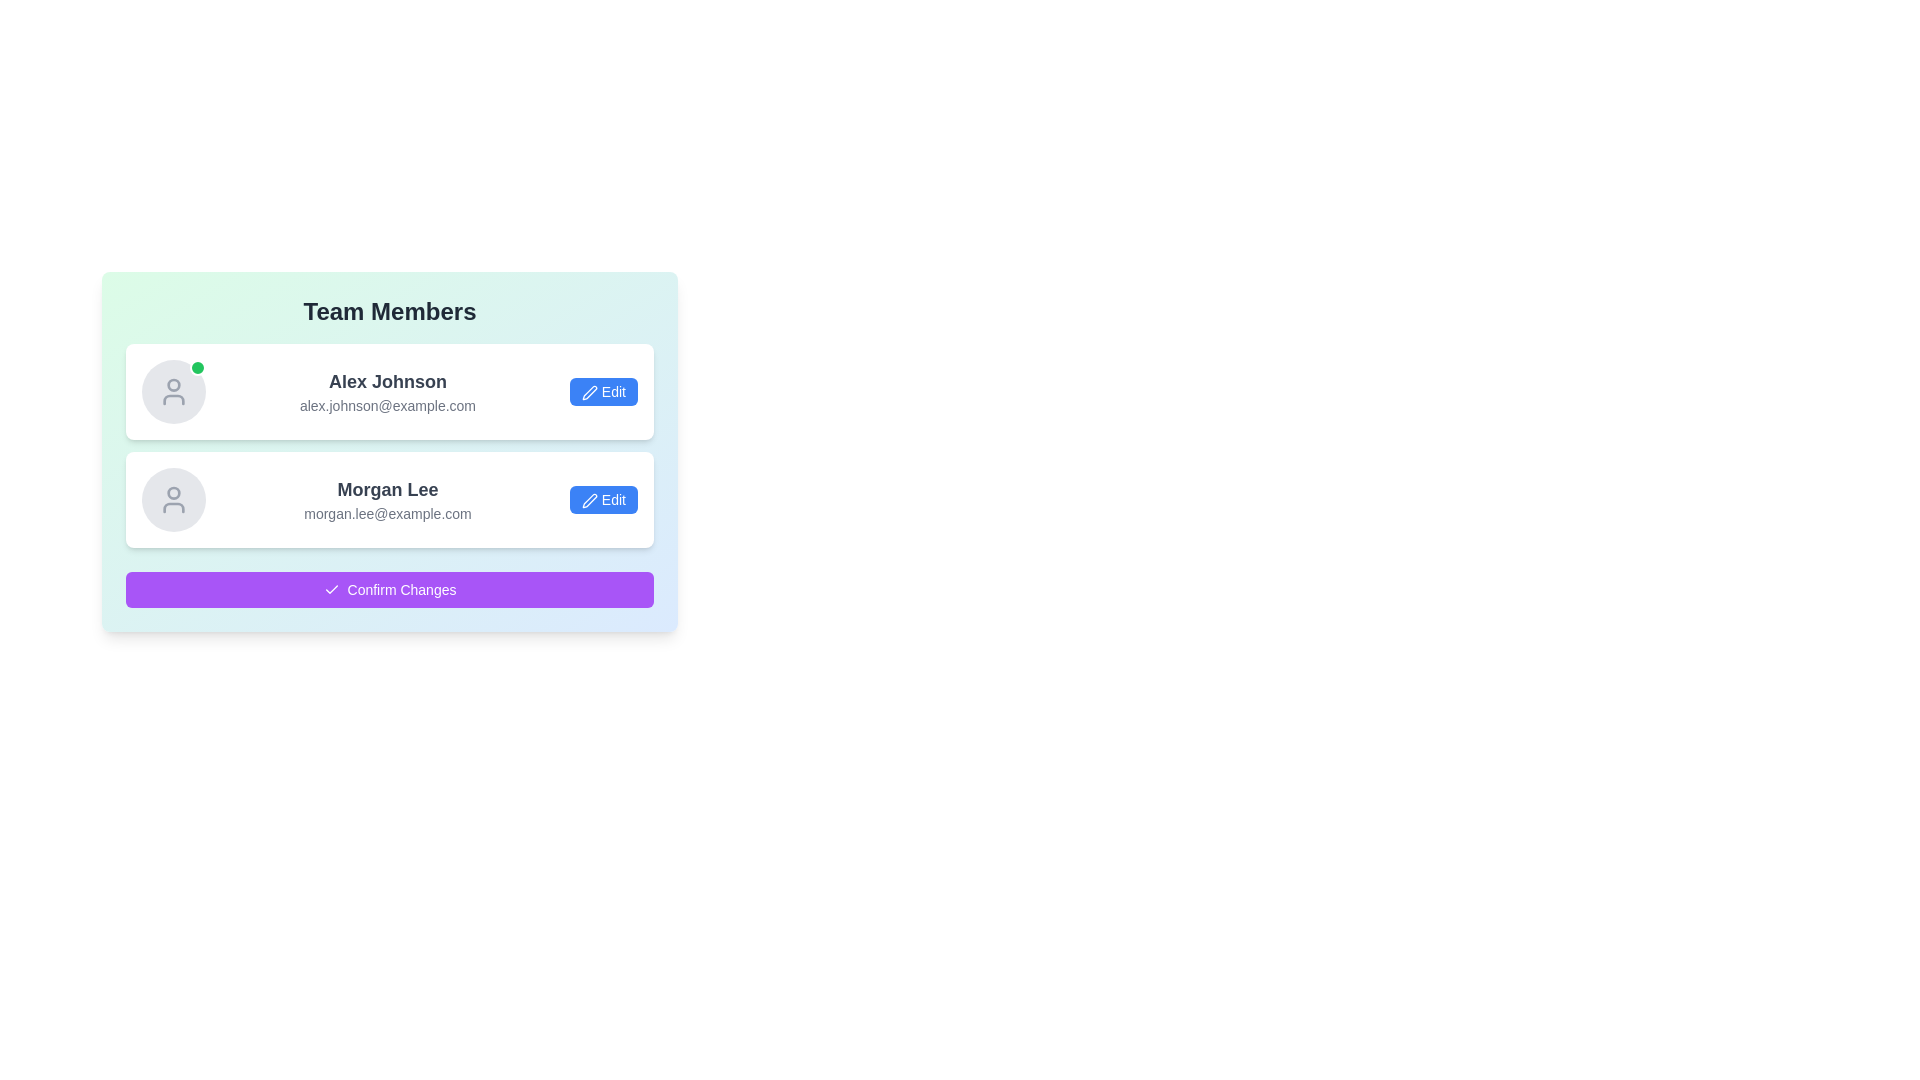 This screenshot has width=1920, height=1080. I want to click on the small pen icon within the blue 'Edit' button located to the right of 'Morgan Lee' and their email address for tooltip/info, so click(589, 500).